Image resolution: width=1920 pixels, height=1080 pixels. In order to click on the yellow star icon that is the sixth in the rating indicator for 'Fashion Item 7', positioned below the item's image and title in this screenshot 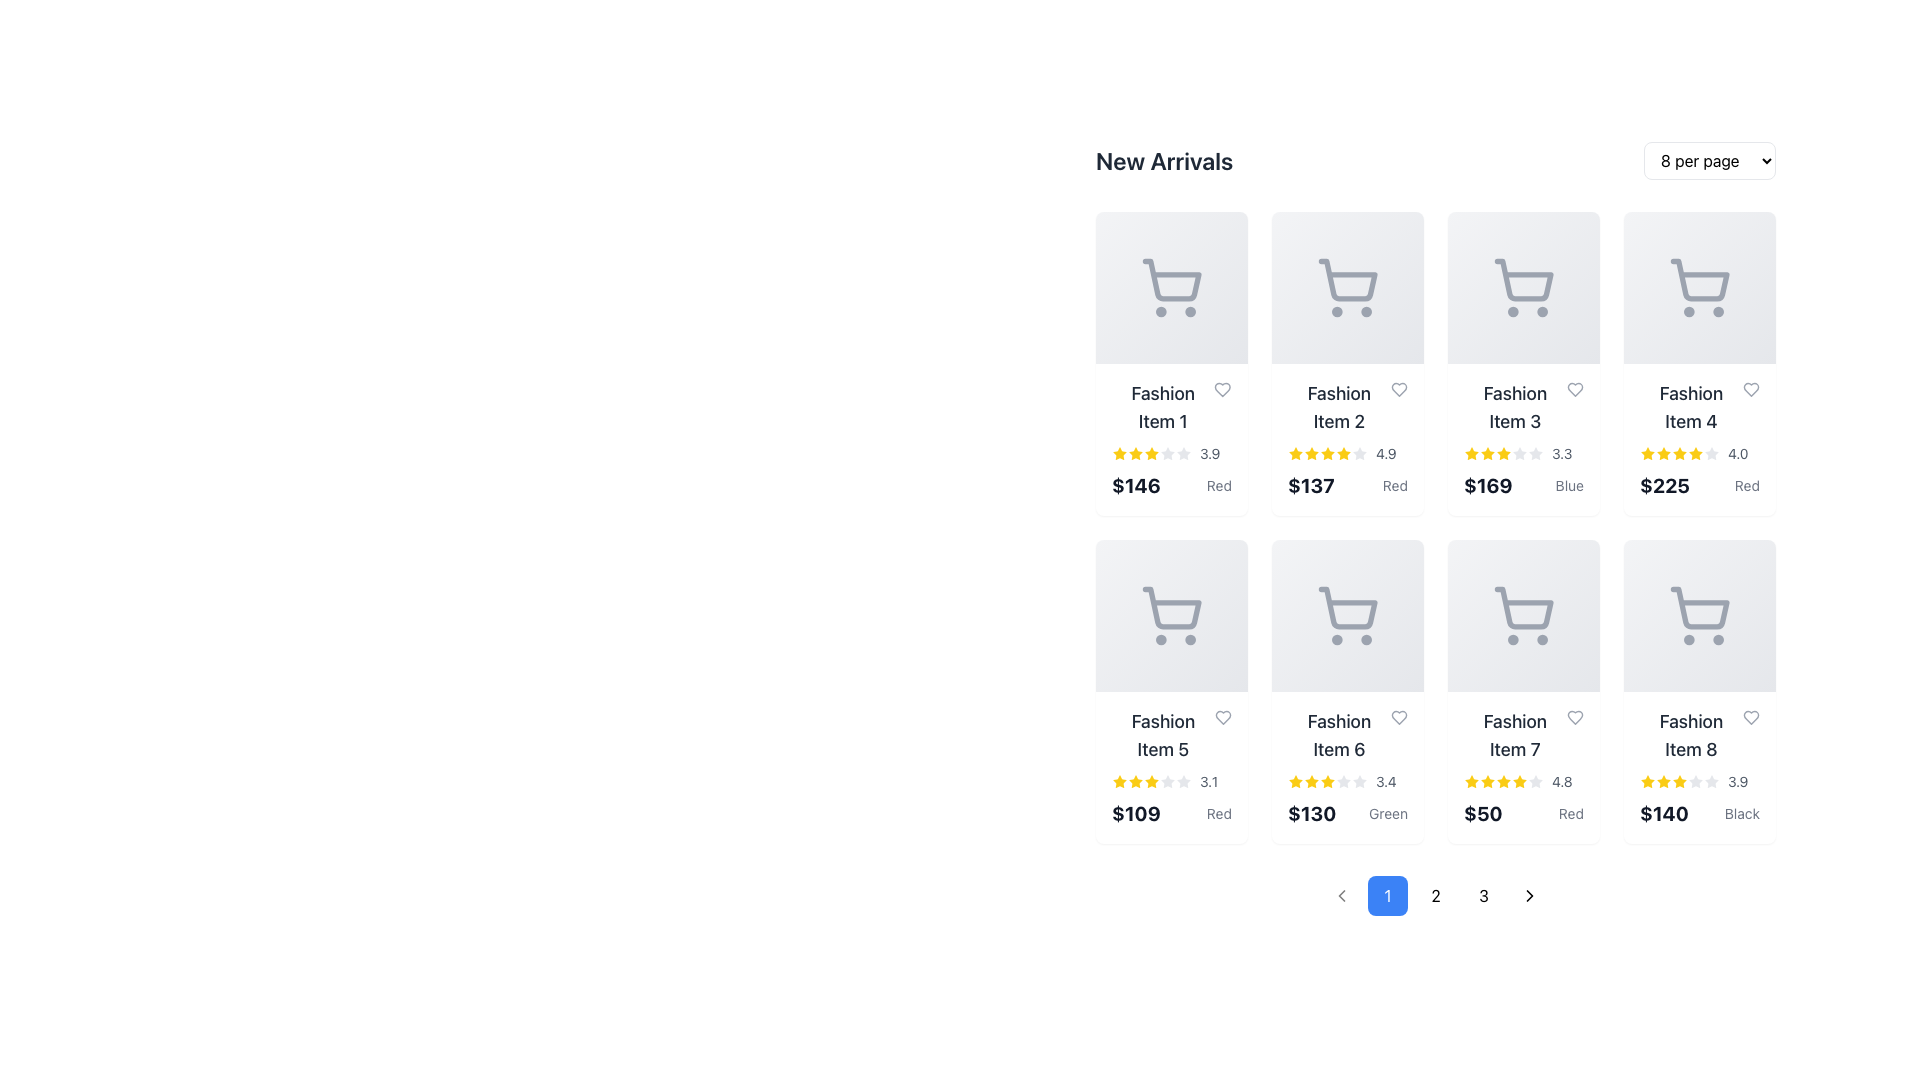, I will do `click(1520, 781)`.